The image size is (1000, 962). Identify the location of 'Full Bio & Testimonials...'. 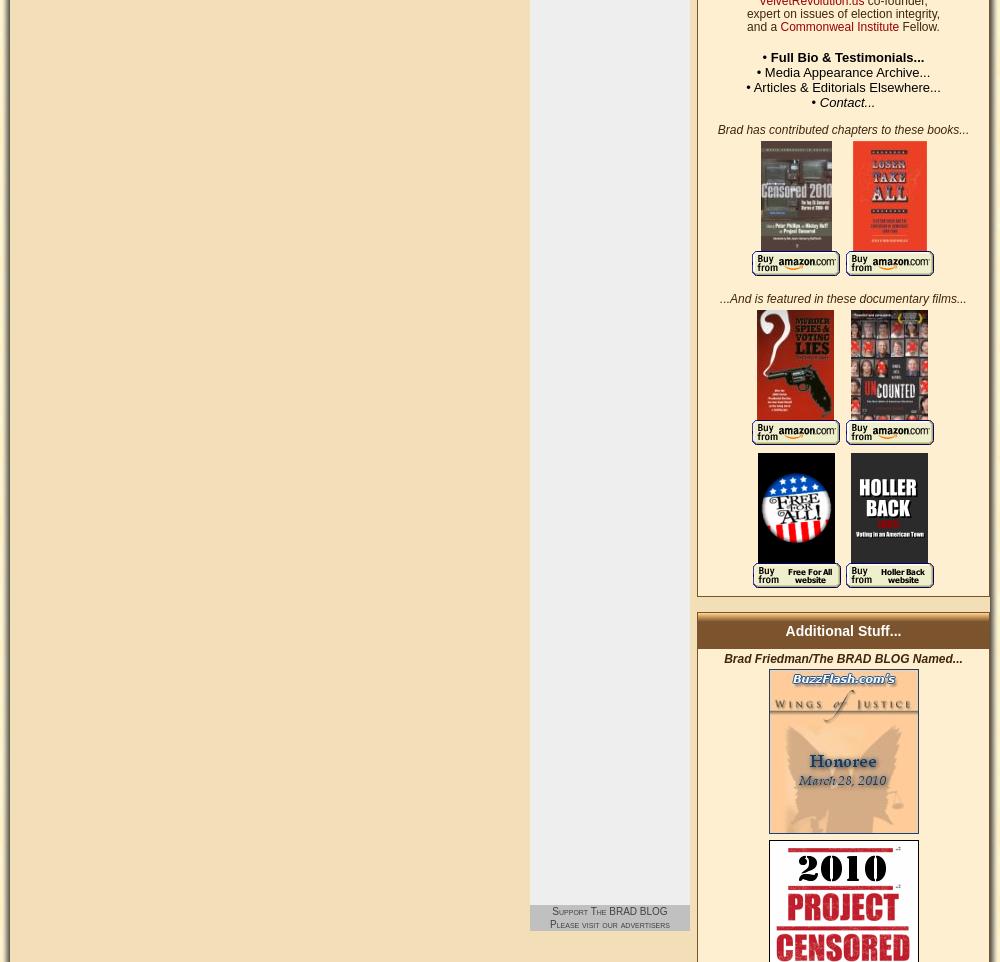
(846, 56).